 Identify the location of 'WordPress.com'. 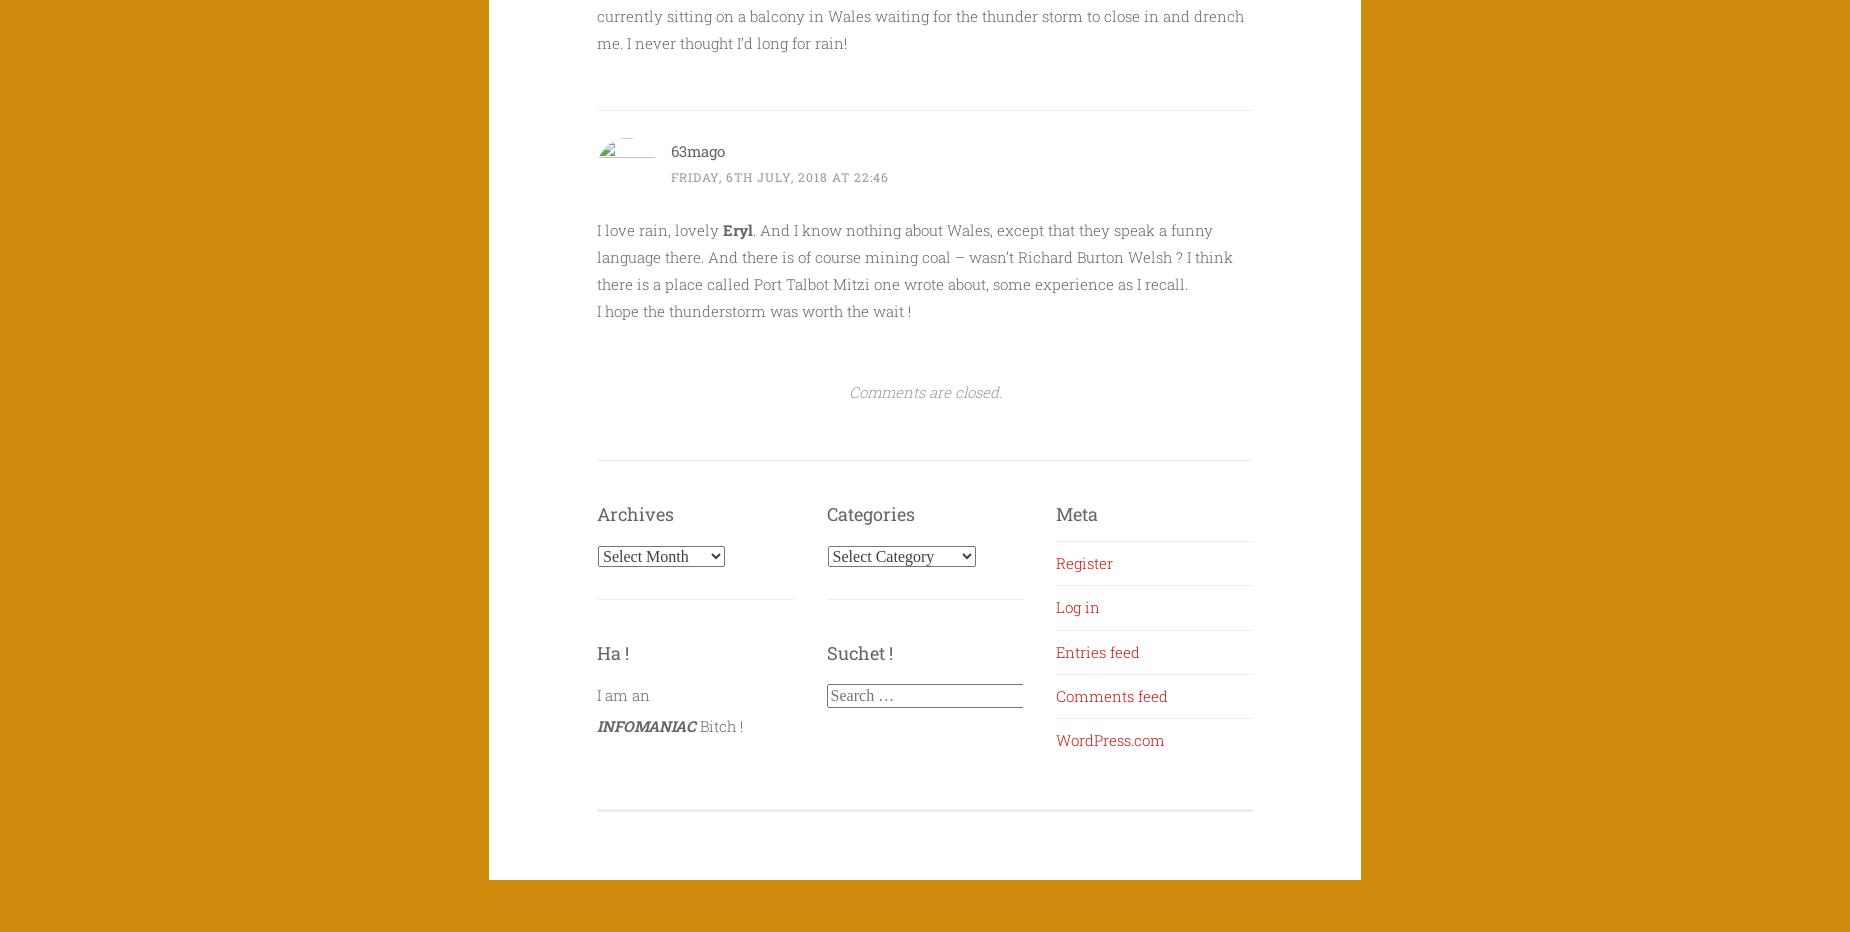
(1109, 739).